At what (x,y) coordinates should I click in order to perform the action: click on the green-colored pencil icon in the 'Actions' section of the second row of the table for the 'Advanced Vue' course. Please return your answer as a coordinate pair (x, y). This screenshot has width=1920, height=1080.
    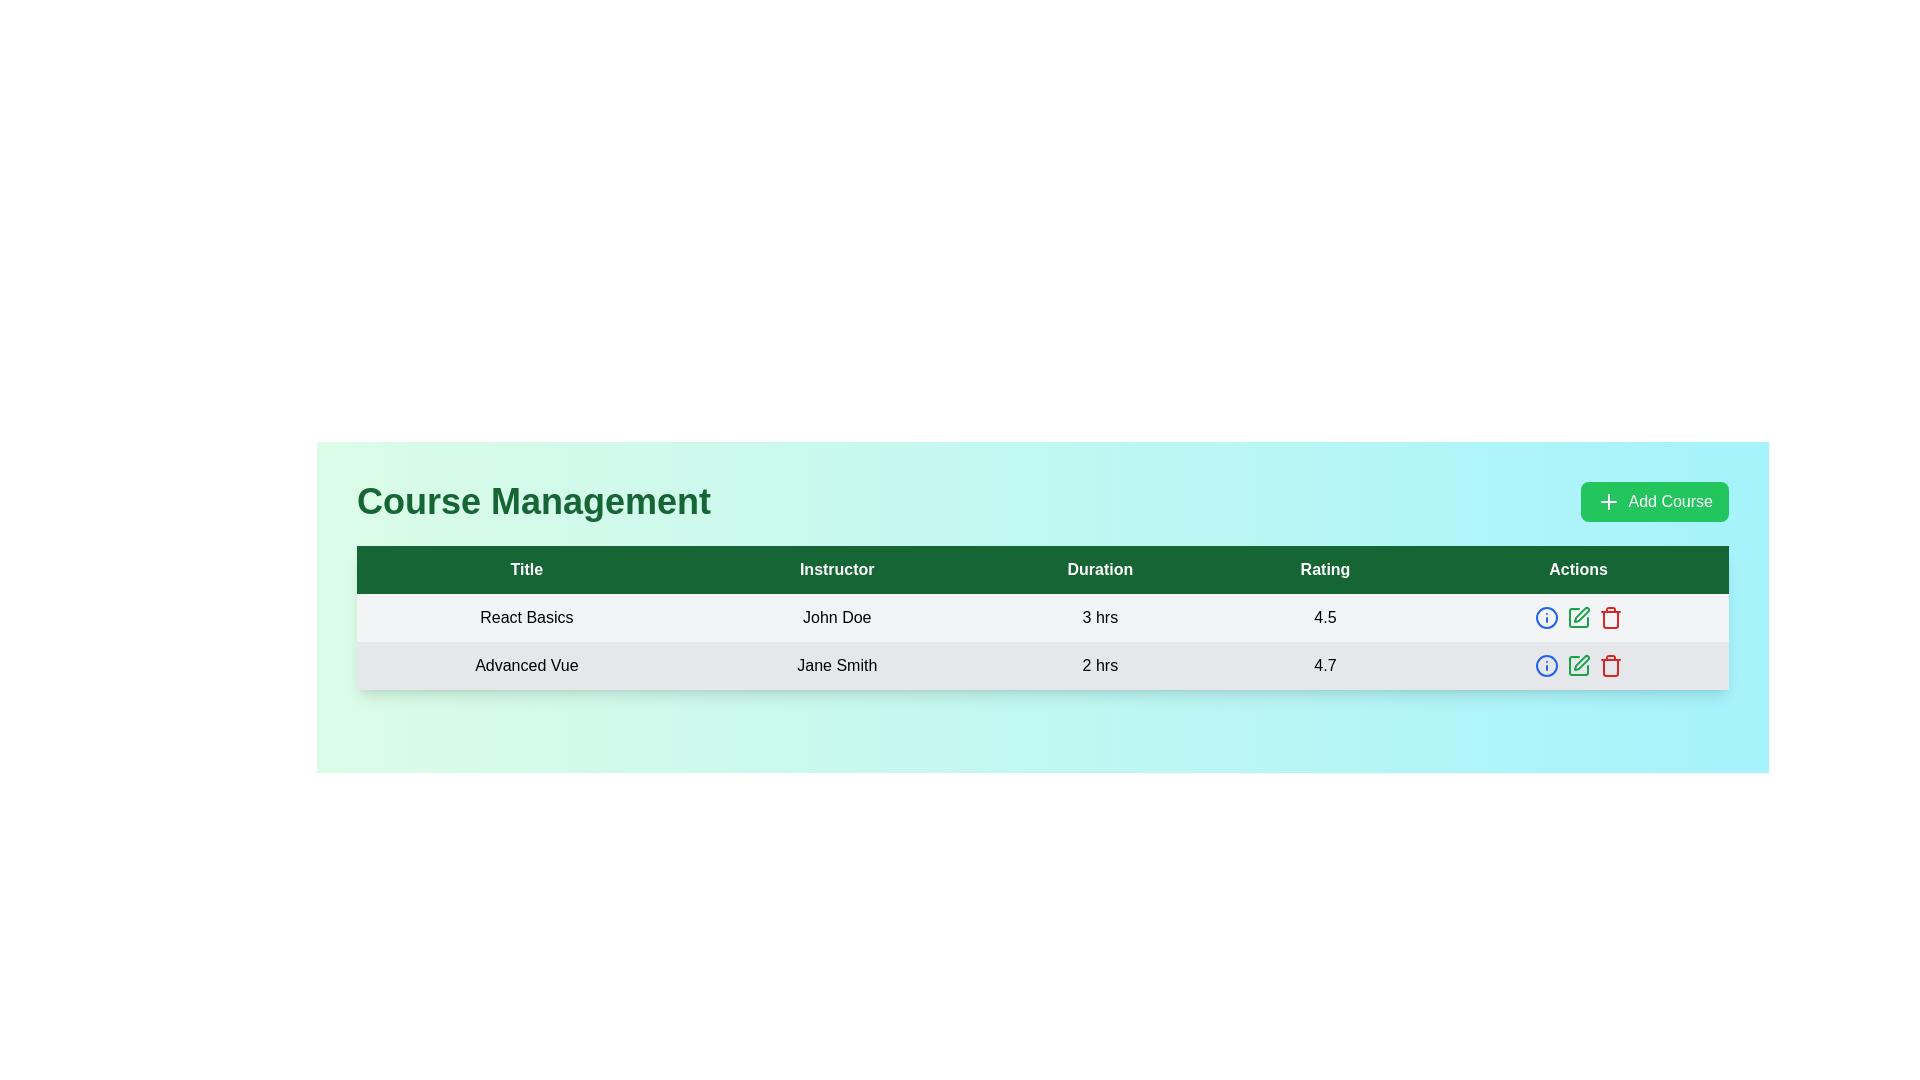
    Looking at the image, I should click on (1577, 666).